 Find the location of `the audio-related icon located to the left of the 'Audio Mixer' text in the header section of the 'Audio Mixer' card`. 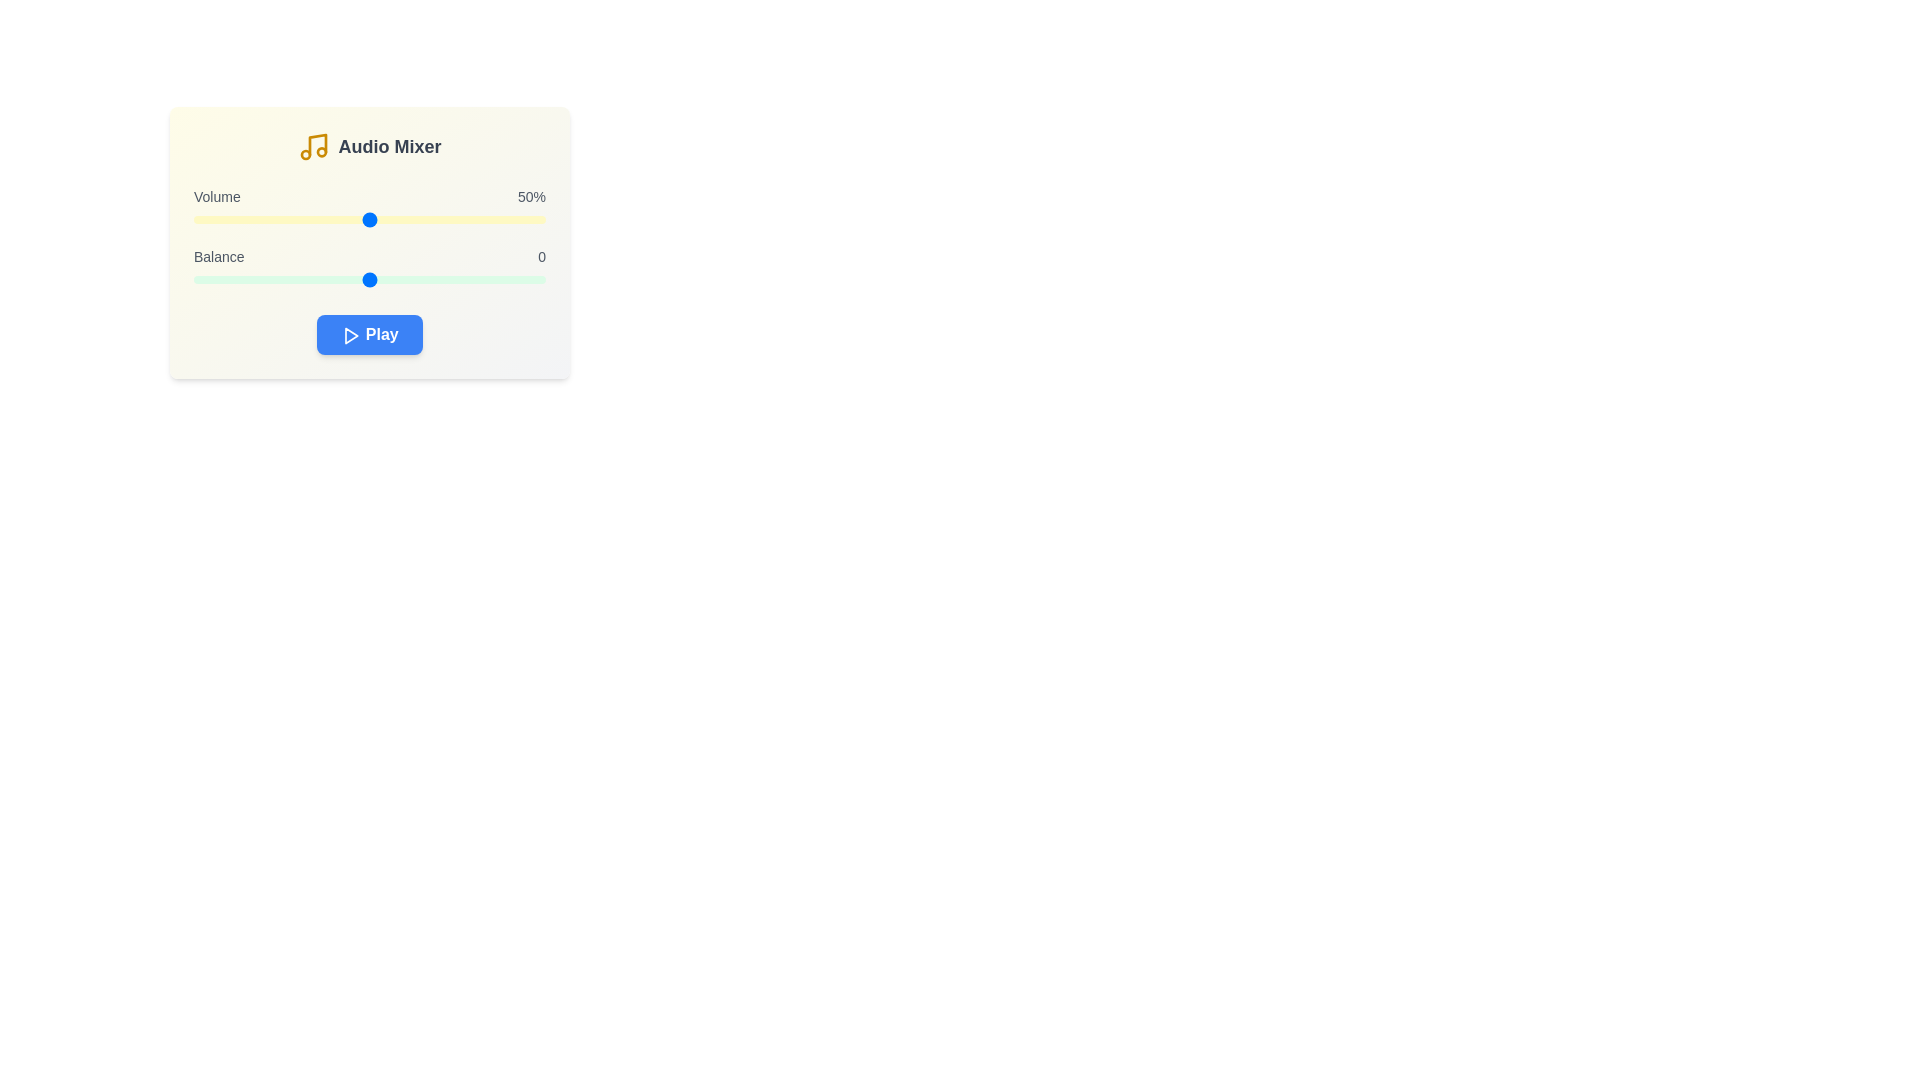

the audio-related icon located to the left of the 'Audio Mixer' text in the header section of the 'Audio Mixer' card is located at coordinates (313, 145).